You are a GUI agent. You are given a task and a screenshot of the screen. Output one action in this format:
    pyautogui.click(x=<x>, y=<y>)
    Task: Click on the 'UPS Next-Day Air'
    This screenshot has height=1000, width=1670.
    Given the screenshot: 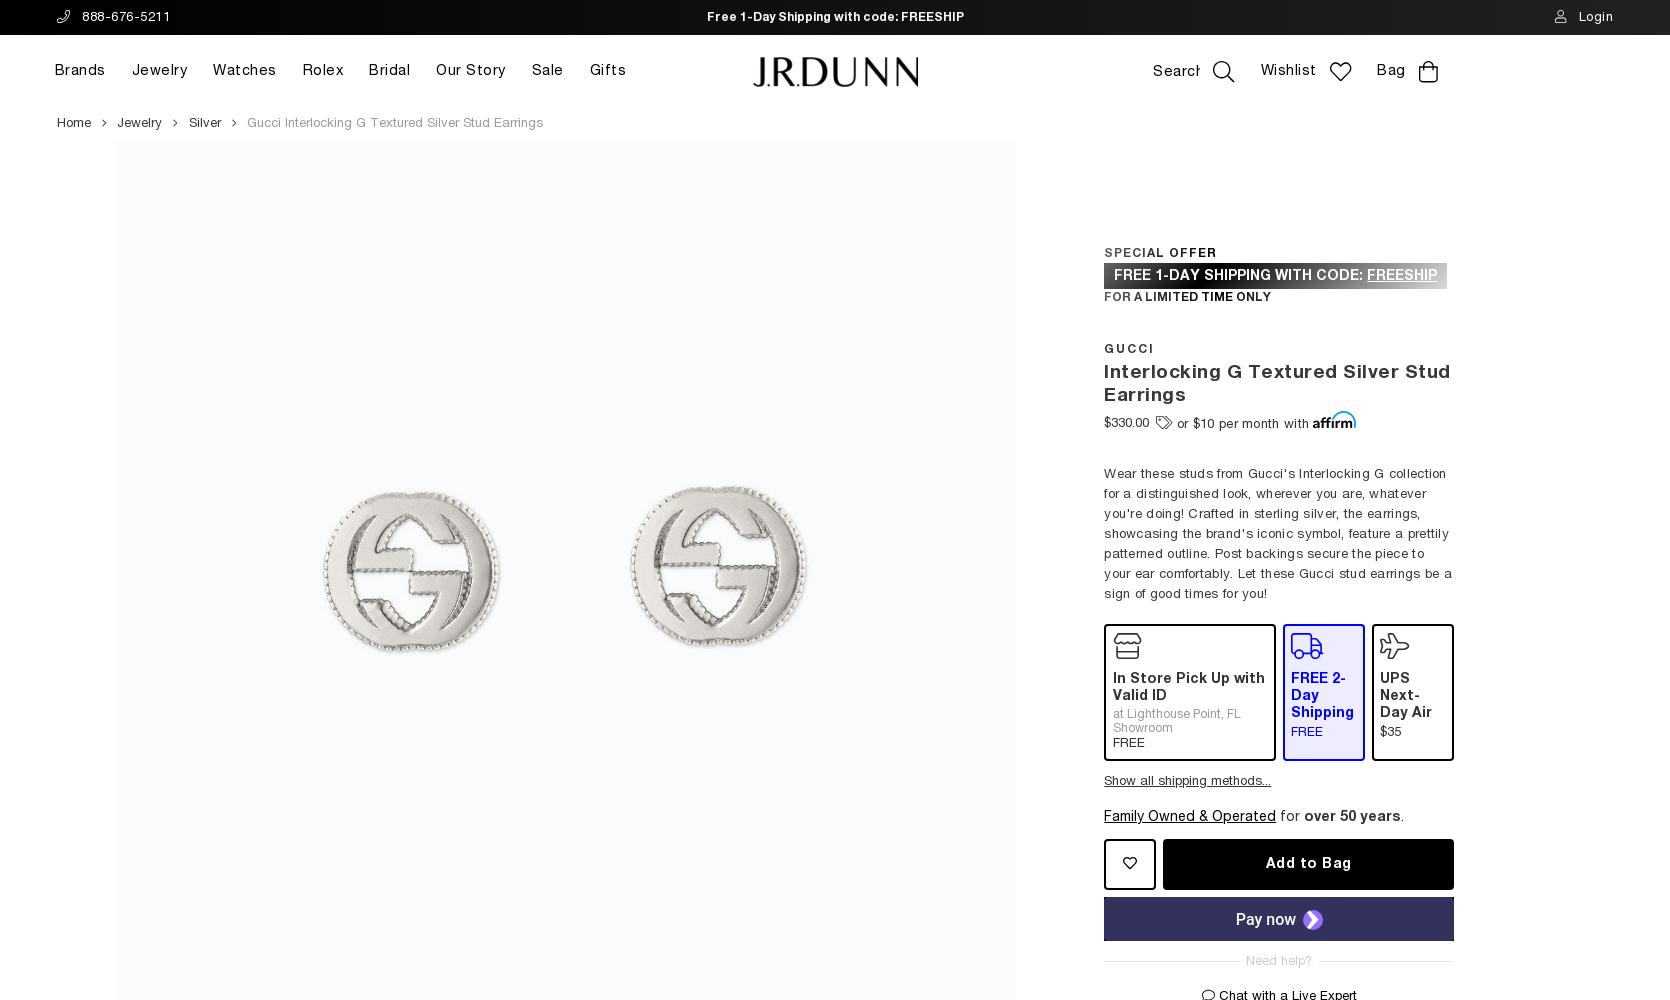 What is the action you would take?
    pyautogui.click(x=1405, y=694)
    